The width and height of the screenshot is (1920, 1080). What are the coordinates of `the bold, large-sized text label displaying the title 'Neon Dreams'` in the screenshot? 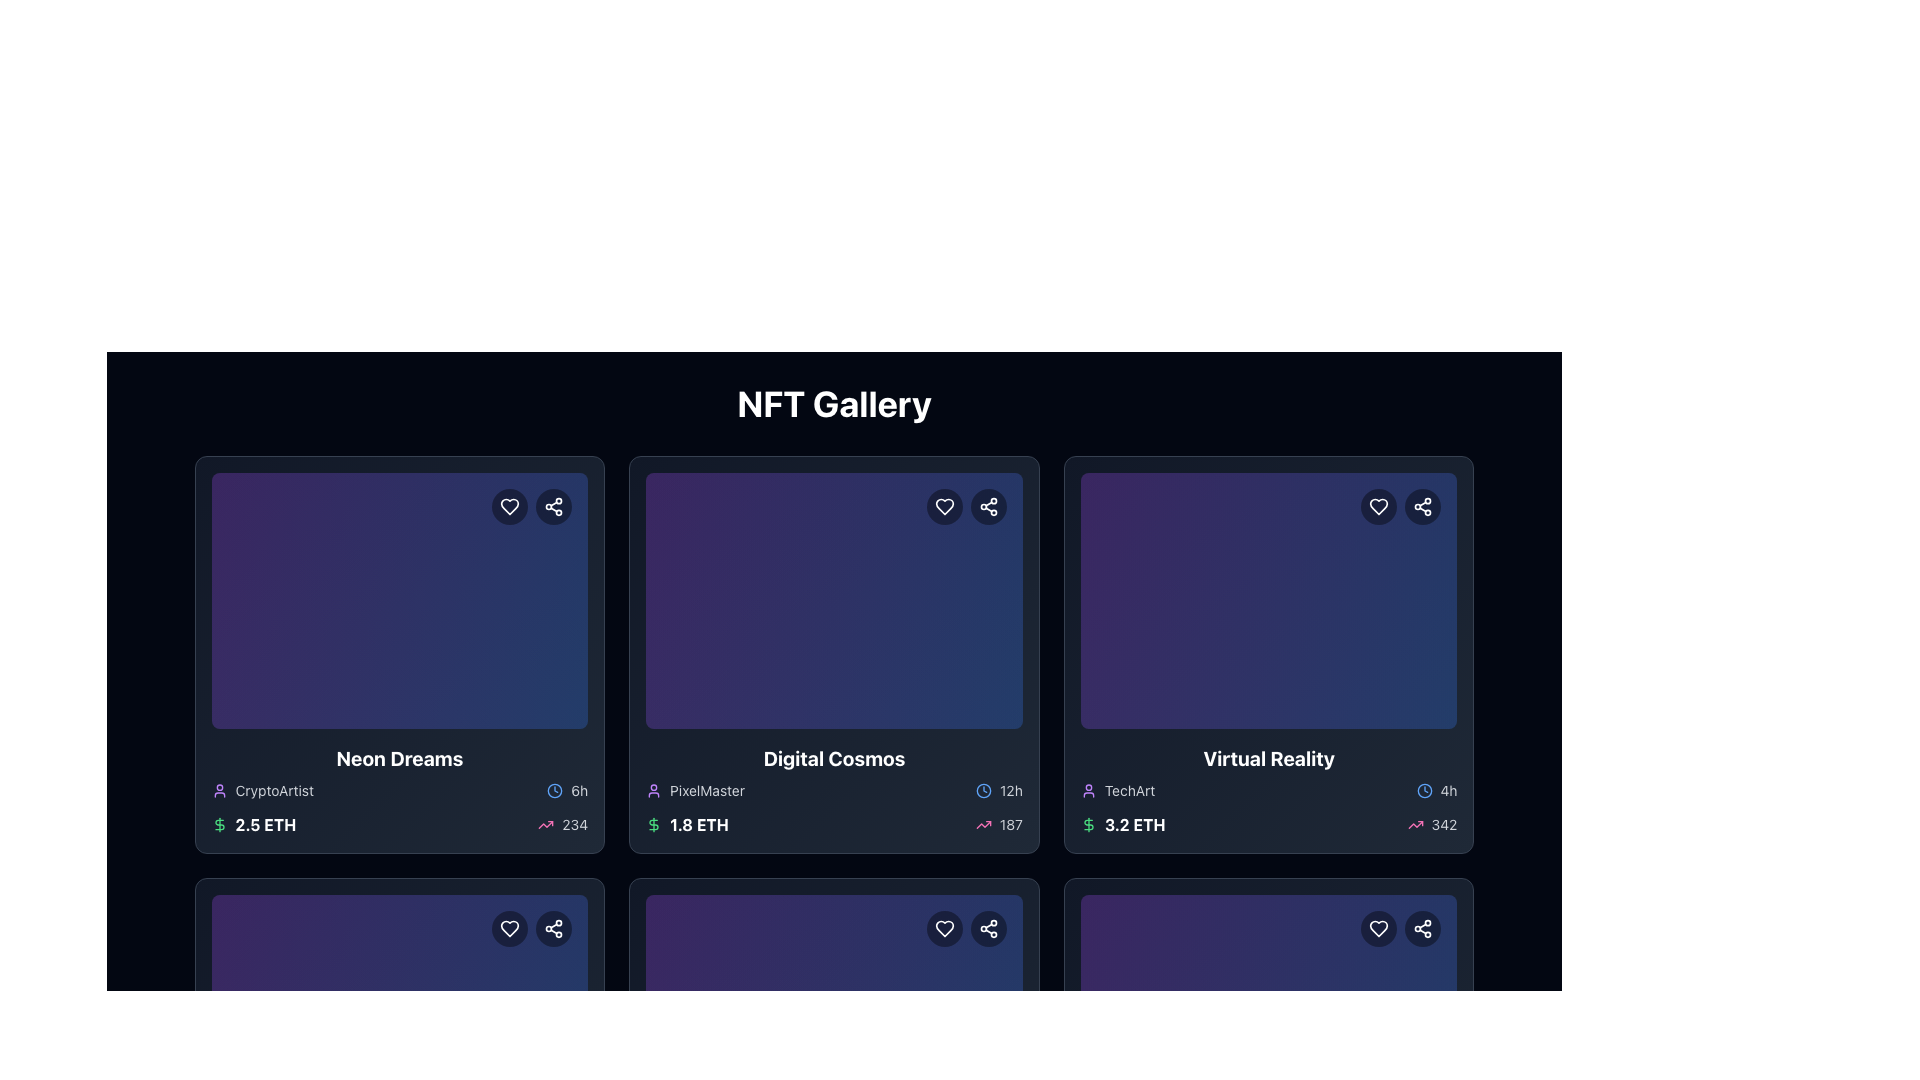 It's located at (399, 759).